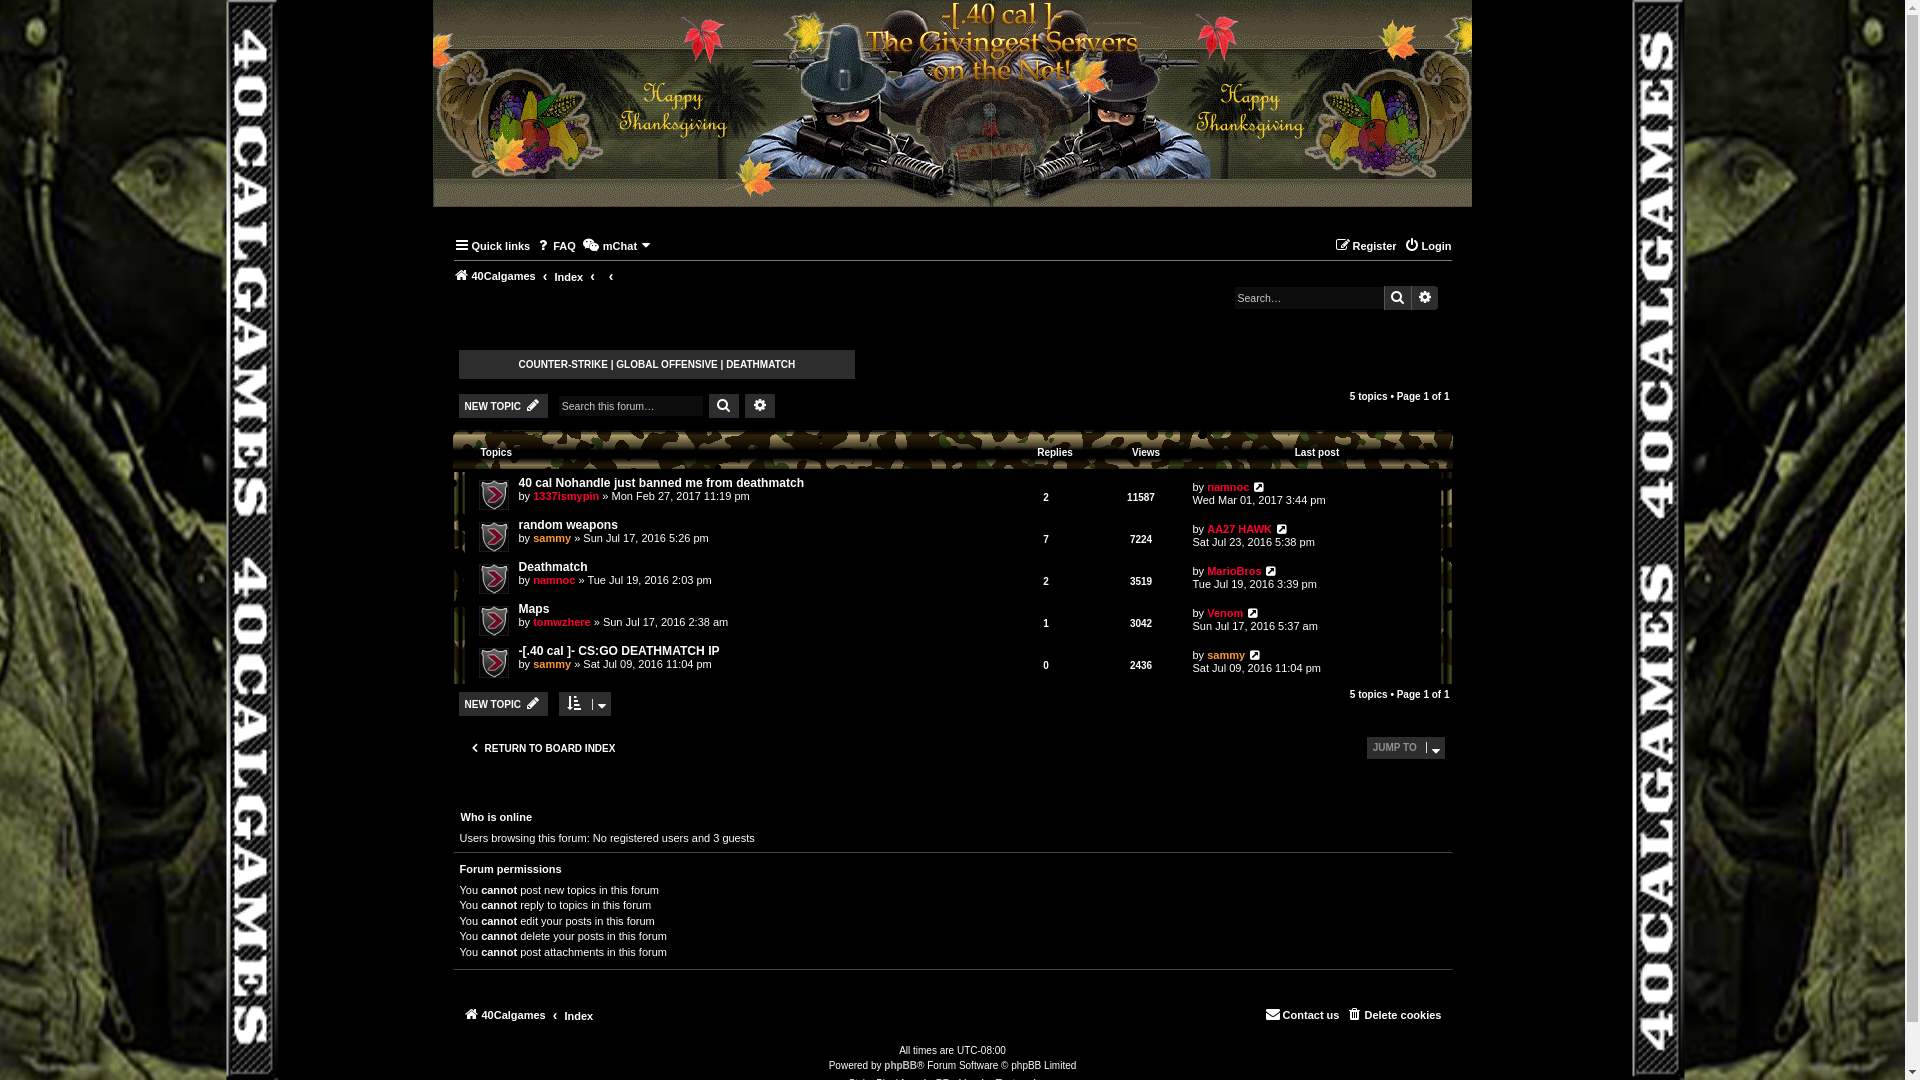  Describe the element at coordinates (555, 245) in the screenshot. I see `'FAQ'` at that location.